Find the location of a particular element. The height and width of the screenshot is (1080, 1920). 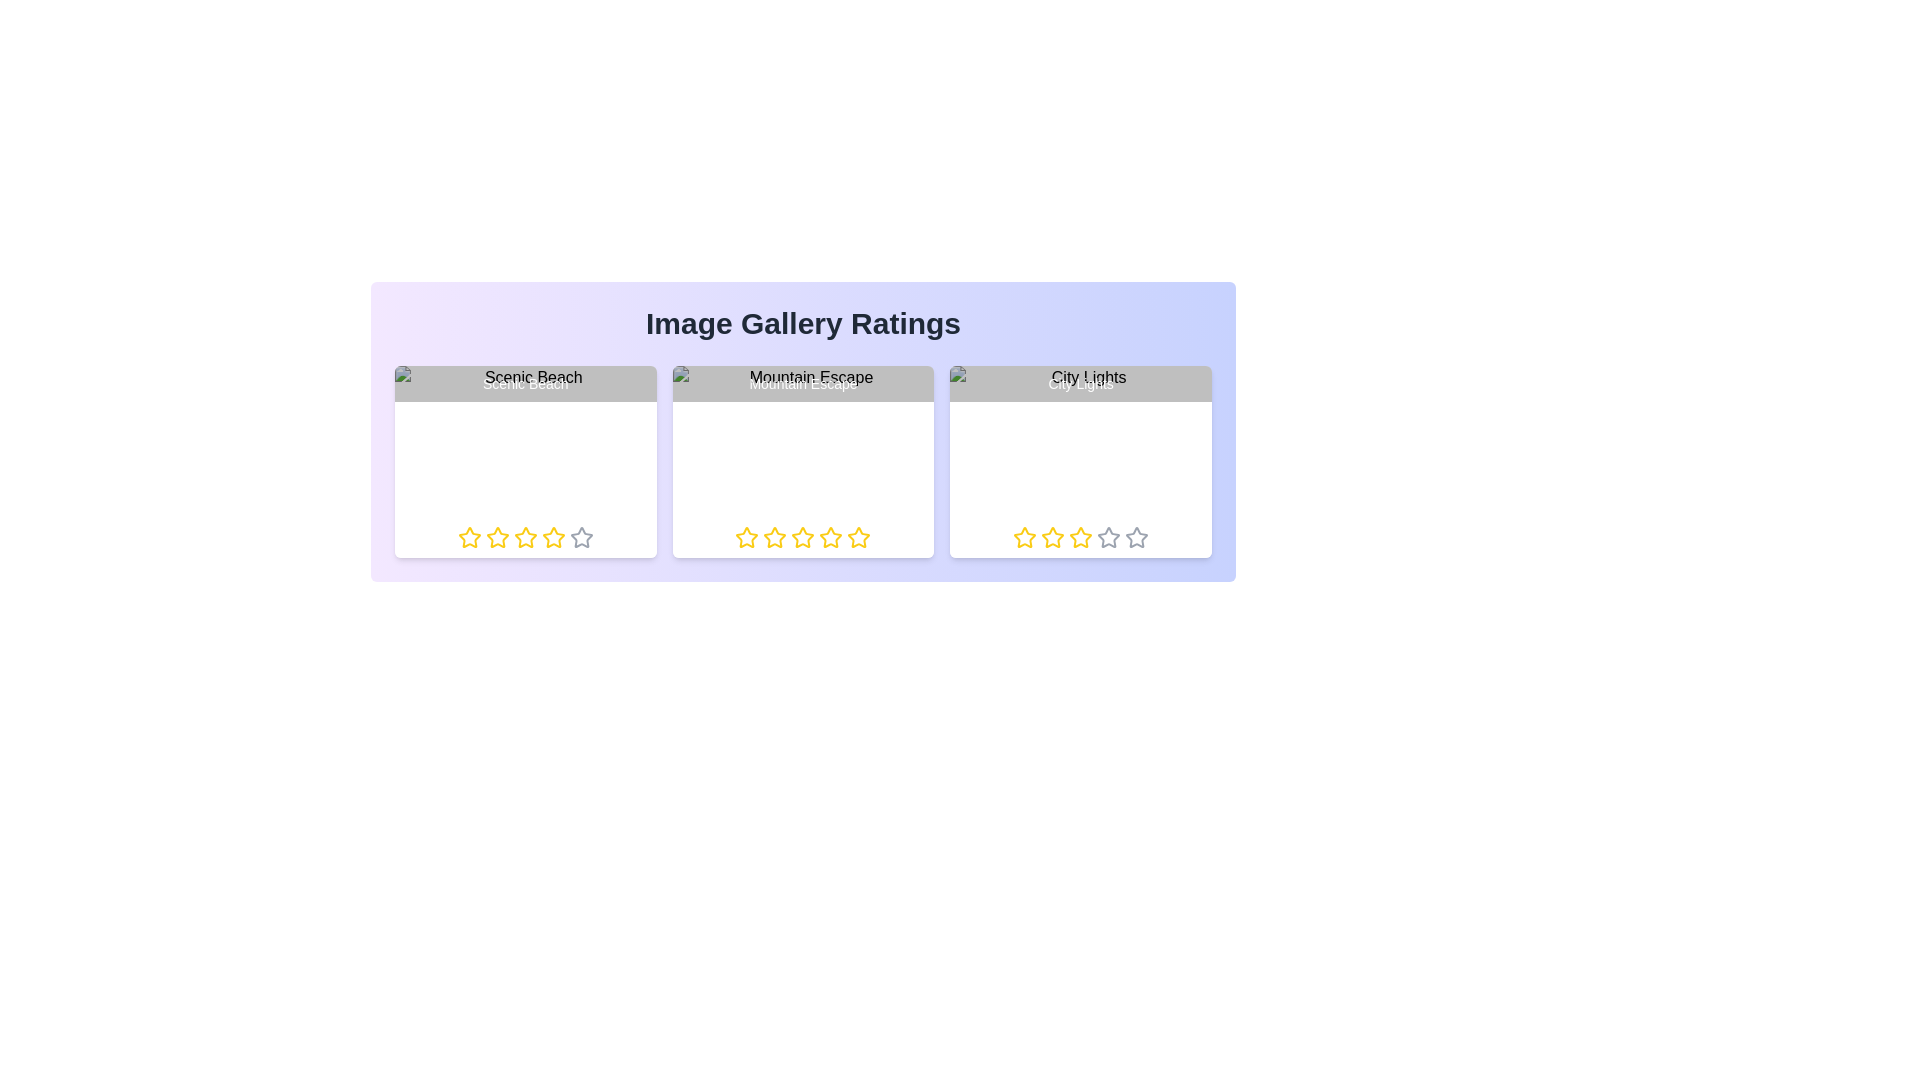

the rating for the image titled 'Scenic Beach' to 1 stars is located at coordinates (456, 536).